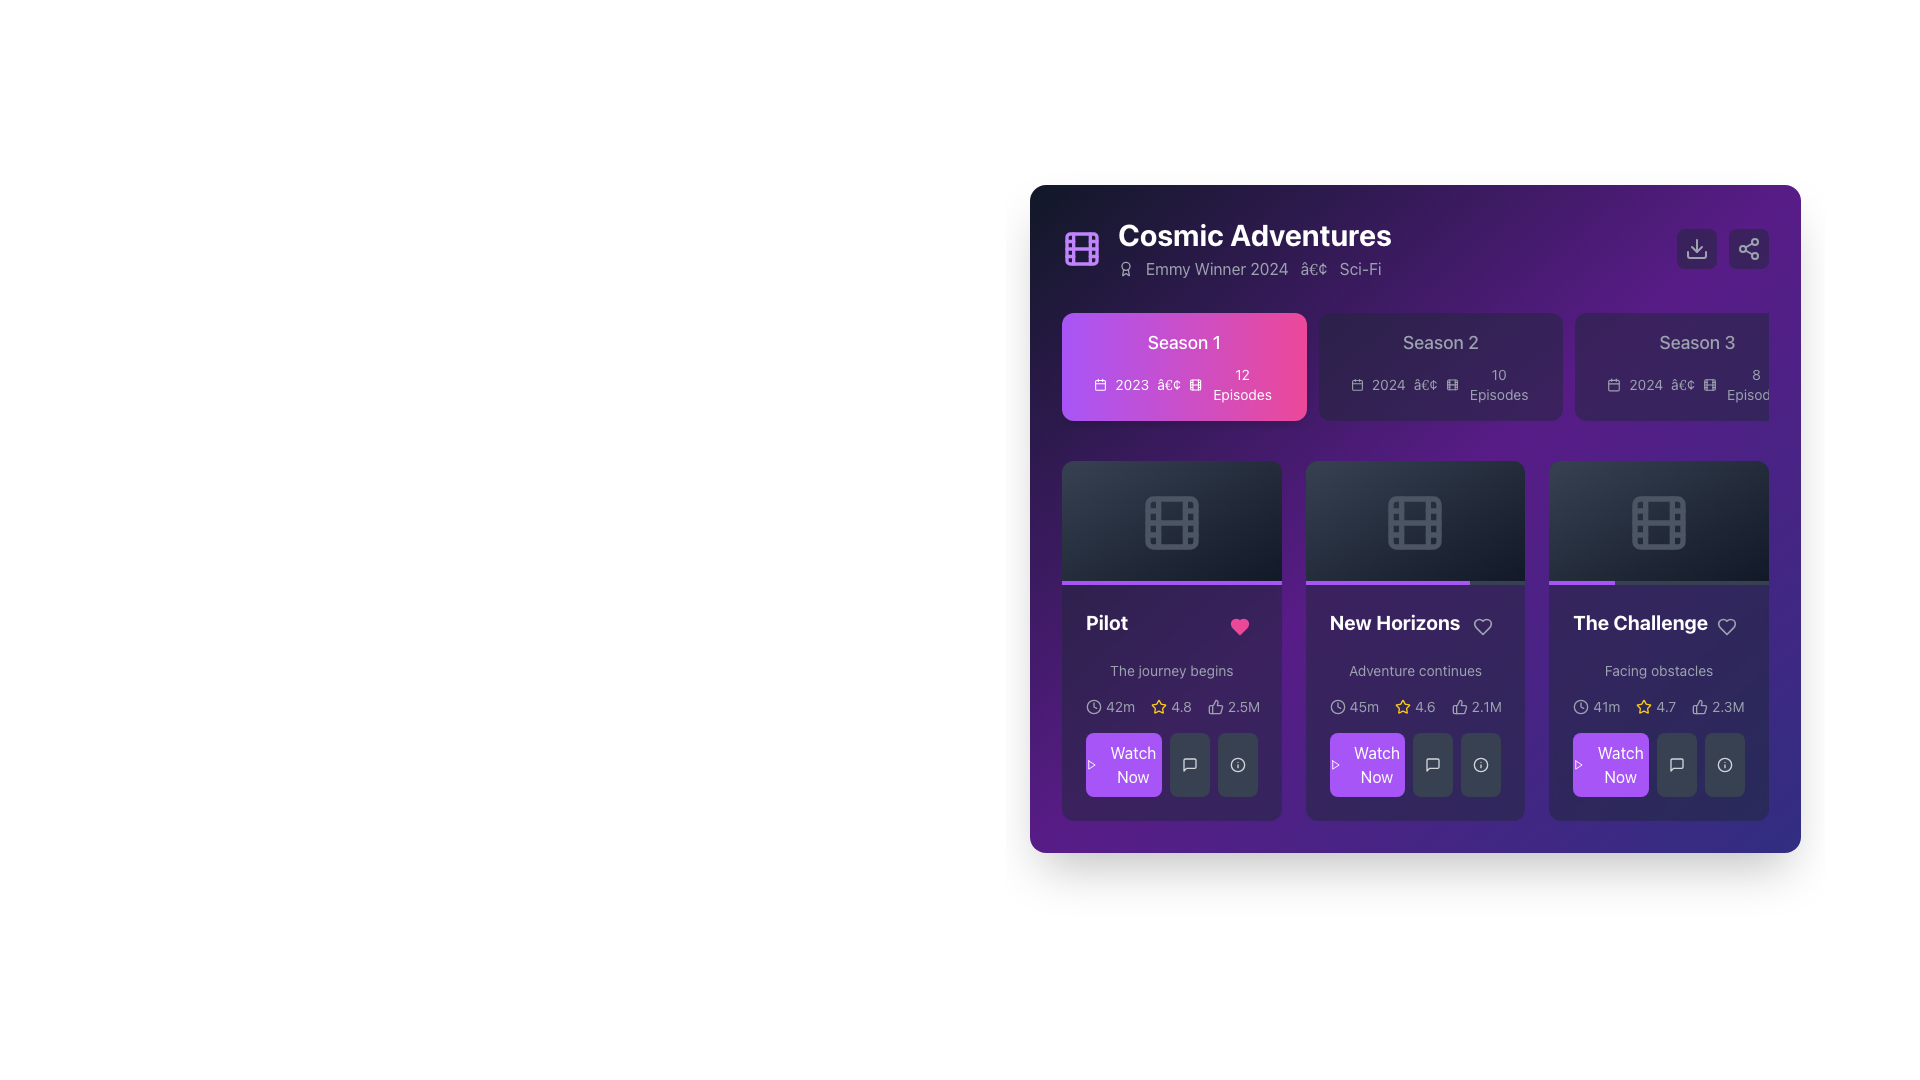 The width and height of the screenshot is (1920, 1080). Describe the element at coordinates (1755, 385) in the screenshot. I see `the text label displaying '8 Episodes' located at the bottom-right corner of the purple 'Season 3' card` at that location.